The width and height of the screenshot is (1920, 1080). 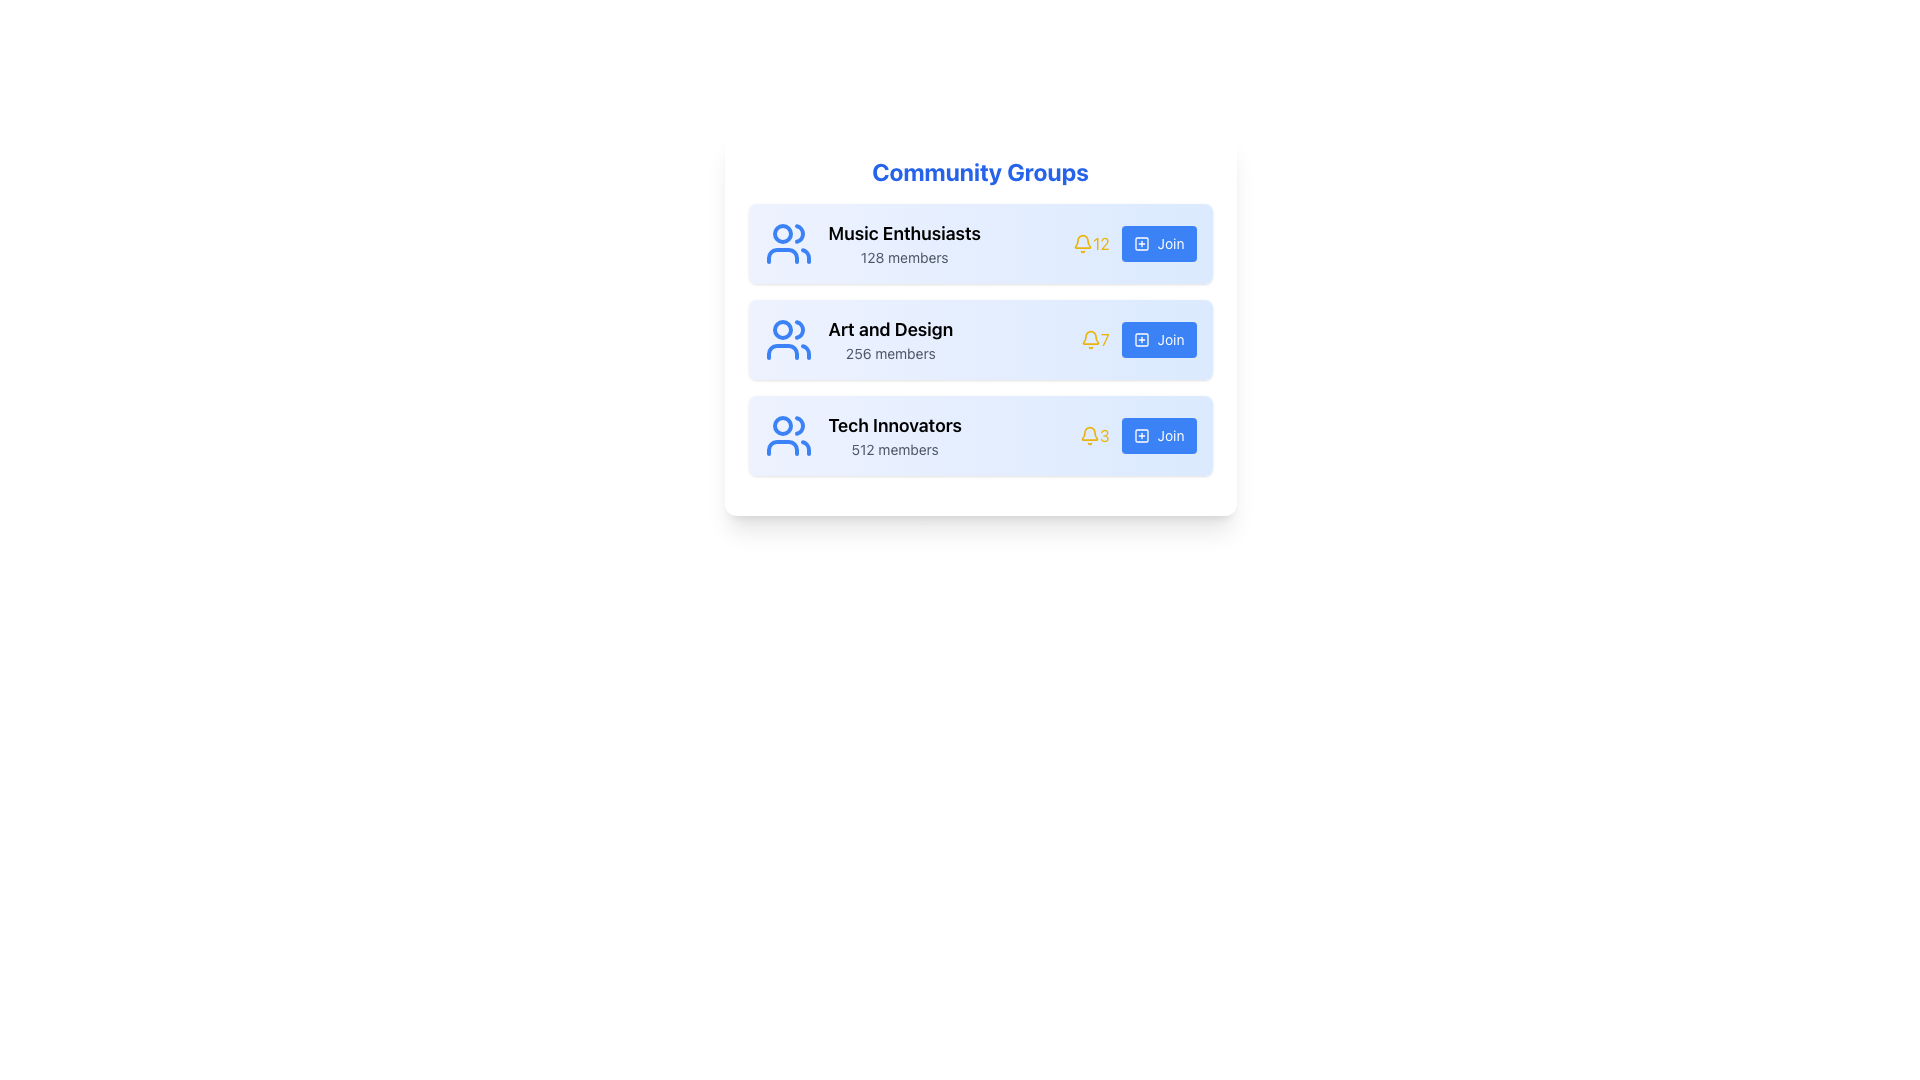 I want to click on text label displaying 'Art and Design' and '256 members' located in the second community group card, positioned to the right of the group icon and above the blue 'Join' button, so click(x=889, y=338).